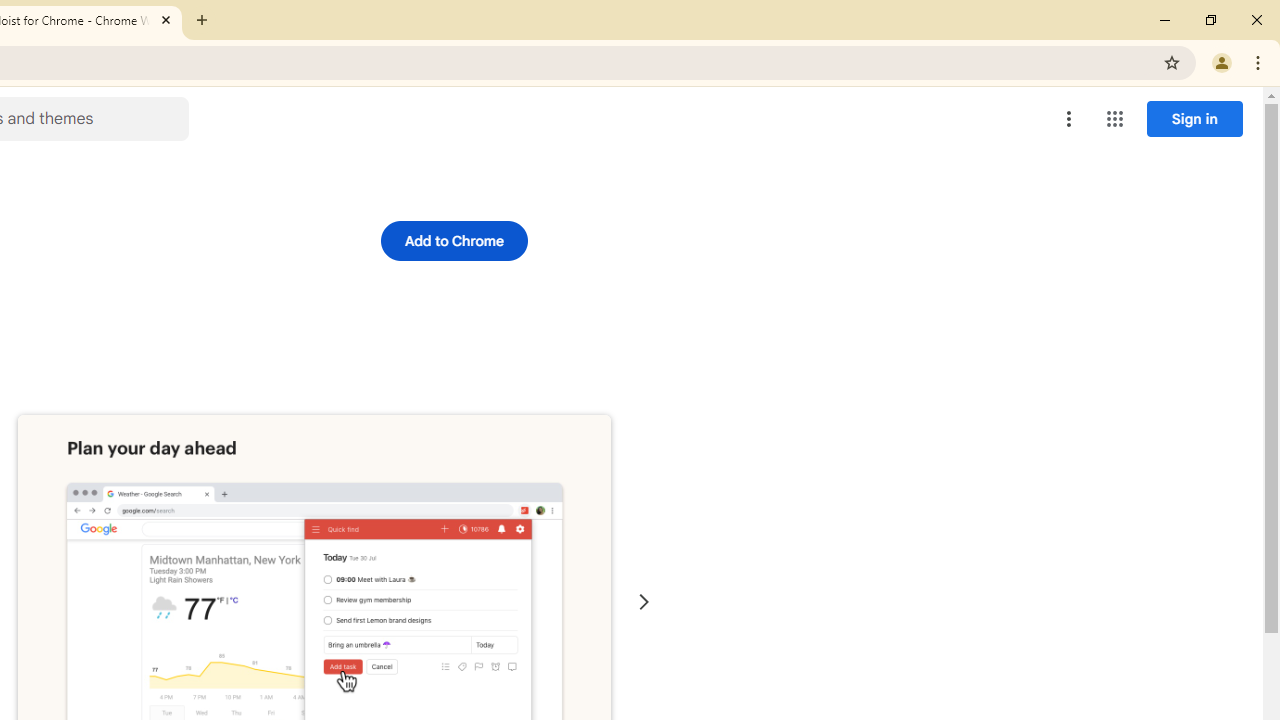 The width and height of the screenshot is (1280, 720). Describe the element at coordinates (452, 239) in the screenshot. I see `'Add to Chrome'` at that location.